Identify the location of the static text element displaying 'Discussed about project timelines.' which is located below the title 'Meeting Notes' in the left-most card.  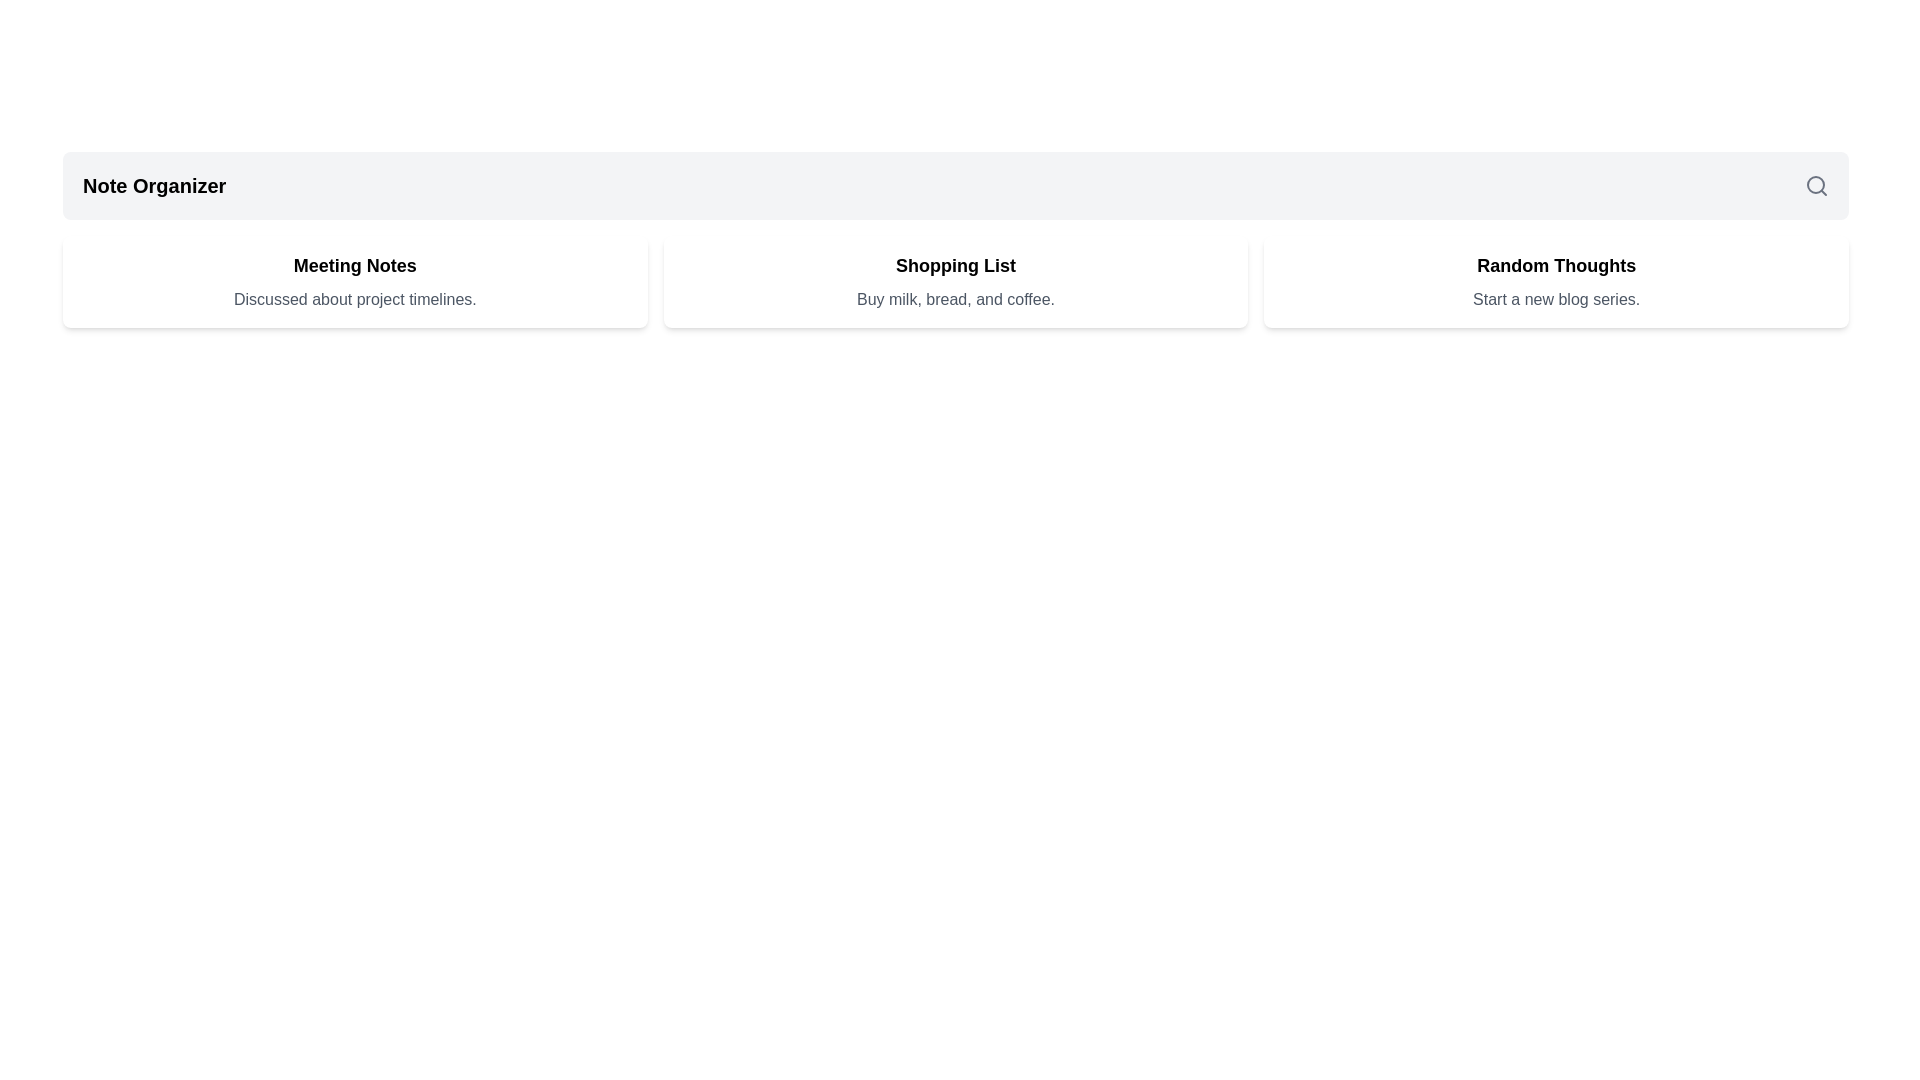
(355, 300).